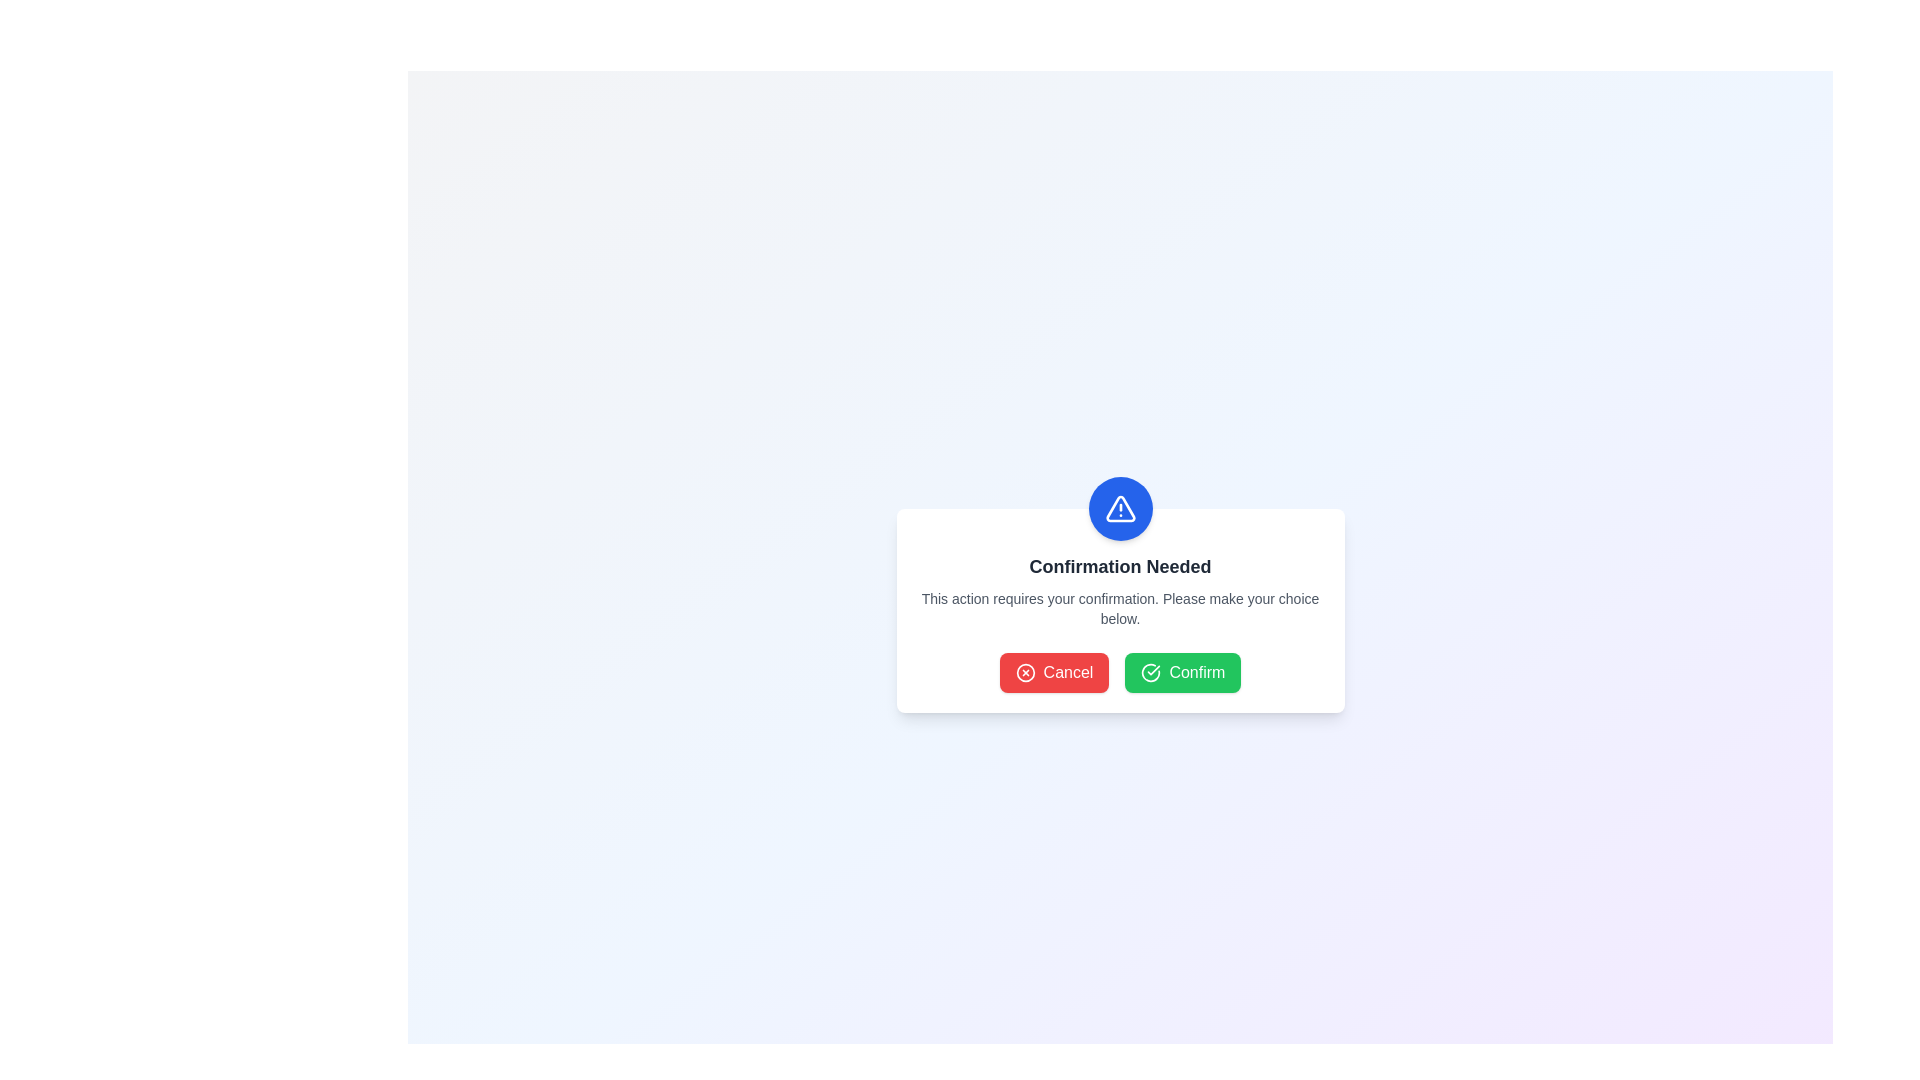  What do you see at coordinates (1183, 672) in the screenshot?
I see `the confirmation button located in the bottom-right corner of the modal dialog to observe its hover effects` at bounding box center [1183, 672].